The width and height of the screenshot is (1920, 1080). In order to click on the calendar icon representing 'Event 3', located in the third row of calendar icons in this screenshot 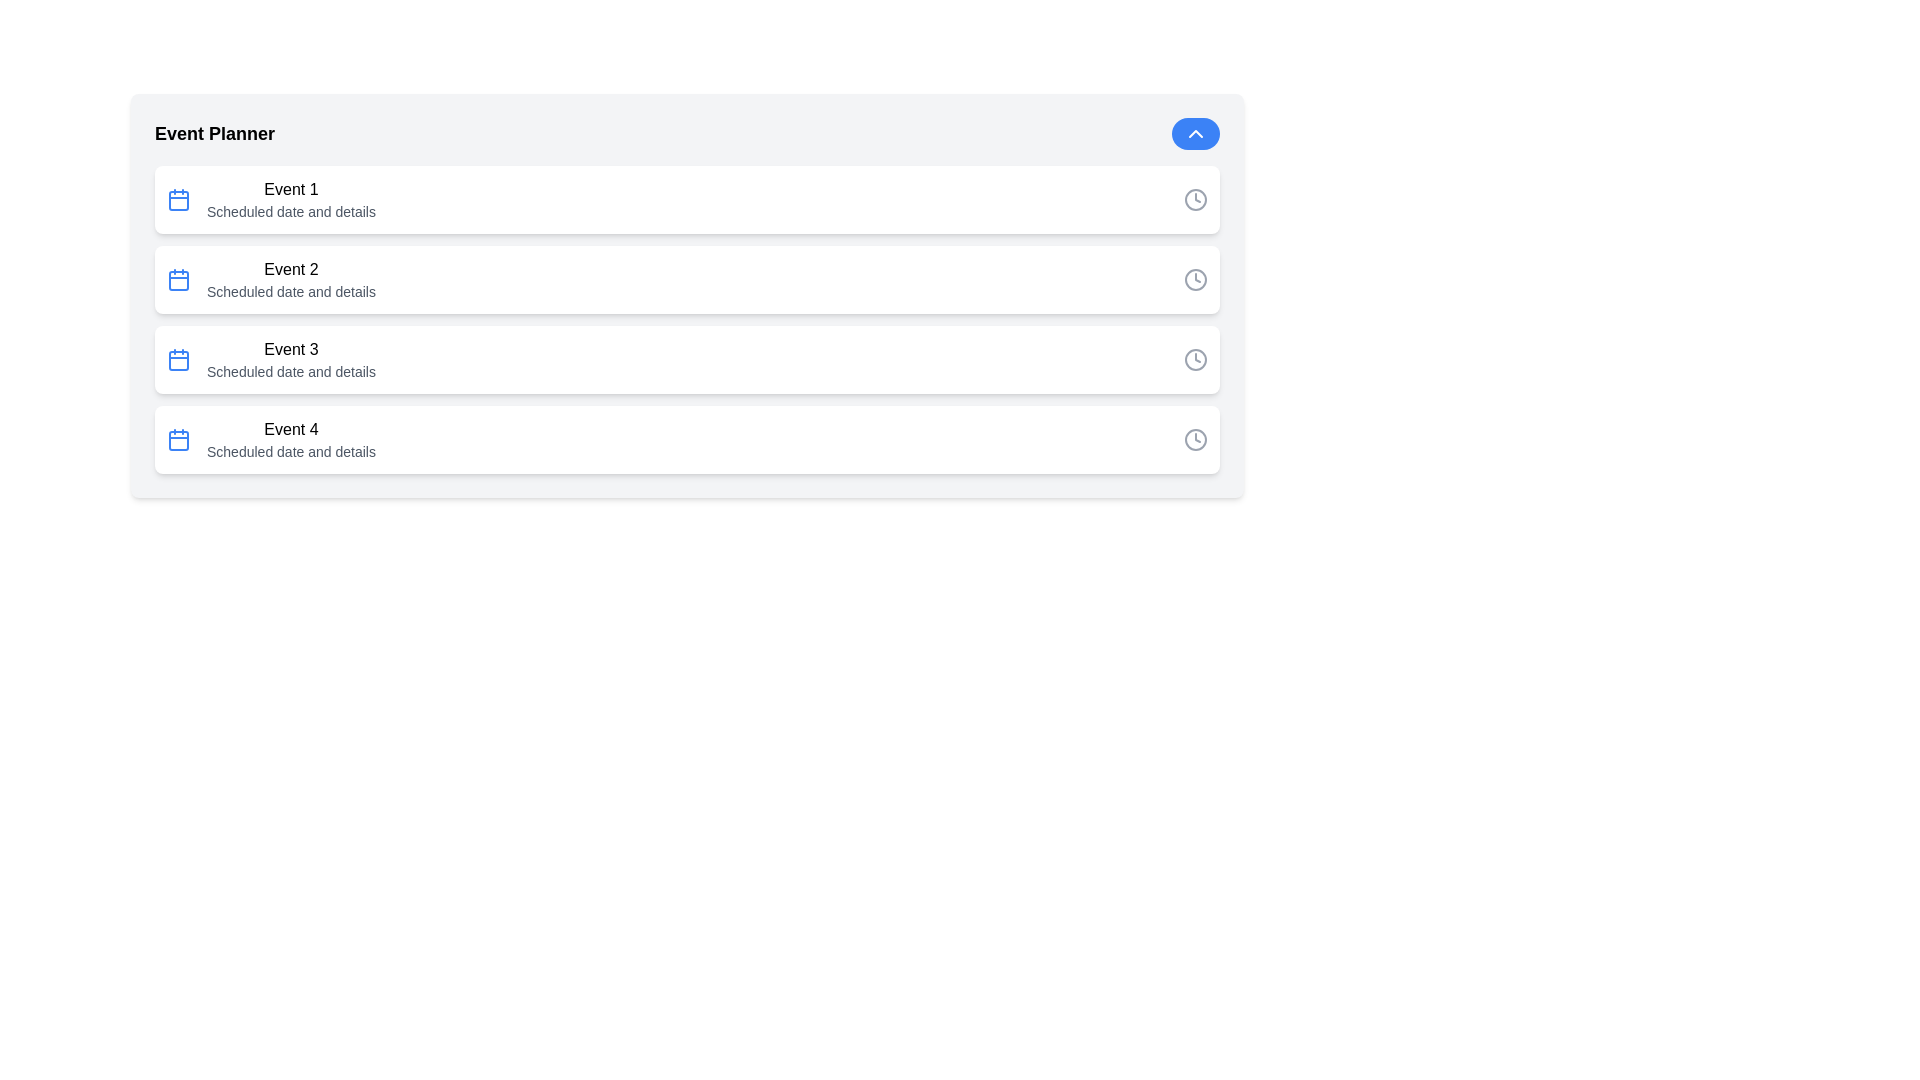, I will do `click(178, 361)`.